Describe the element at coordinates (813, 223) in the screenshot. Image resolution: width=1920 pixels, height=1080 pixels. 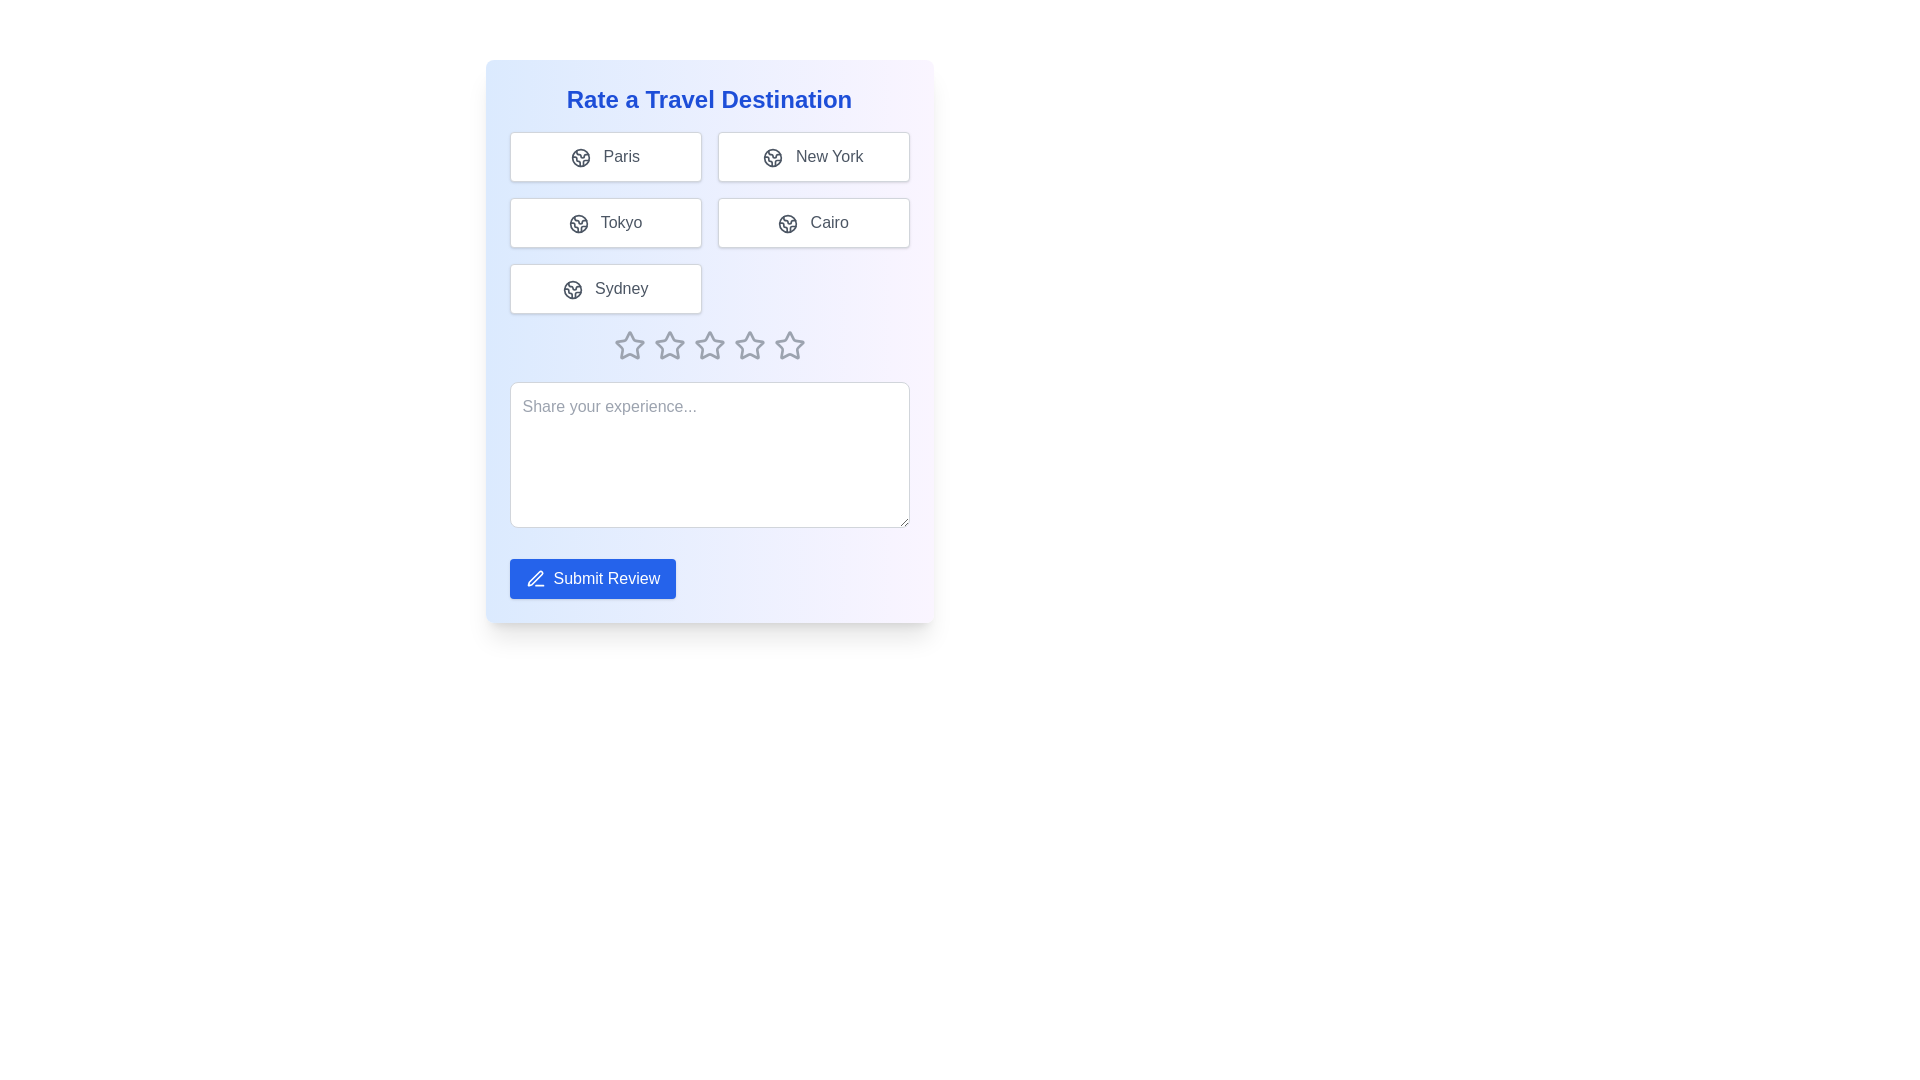
I see `the rectangular button labeled 'Cairo' with a globe icon` at that location.